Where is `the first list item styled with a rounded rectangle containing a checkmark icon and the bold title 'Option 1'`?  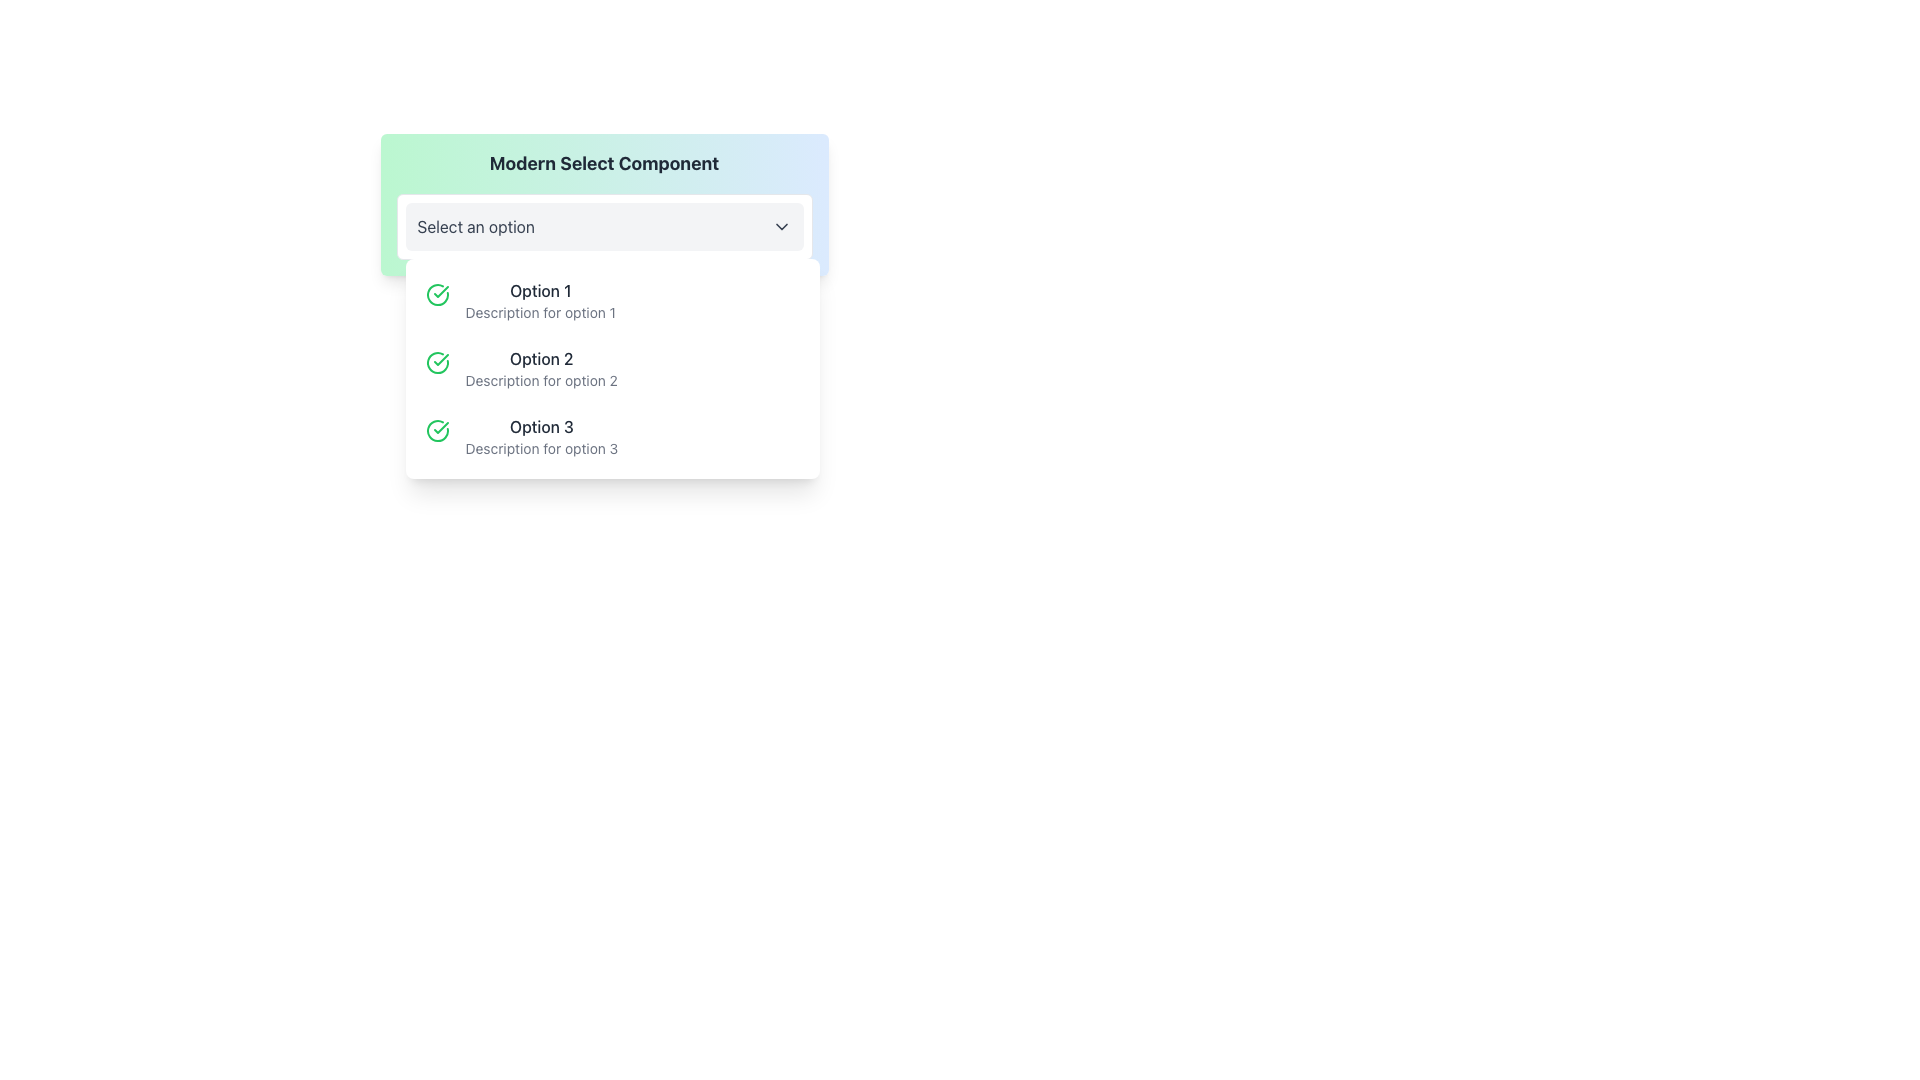
the first list item styled with a rounded rectangle containing a checkmark icon and the bold title 'Option 1' is located at coordinates (611, 300).